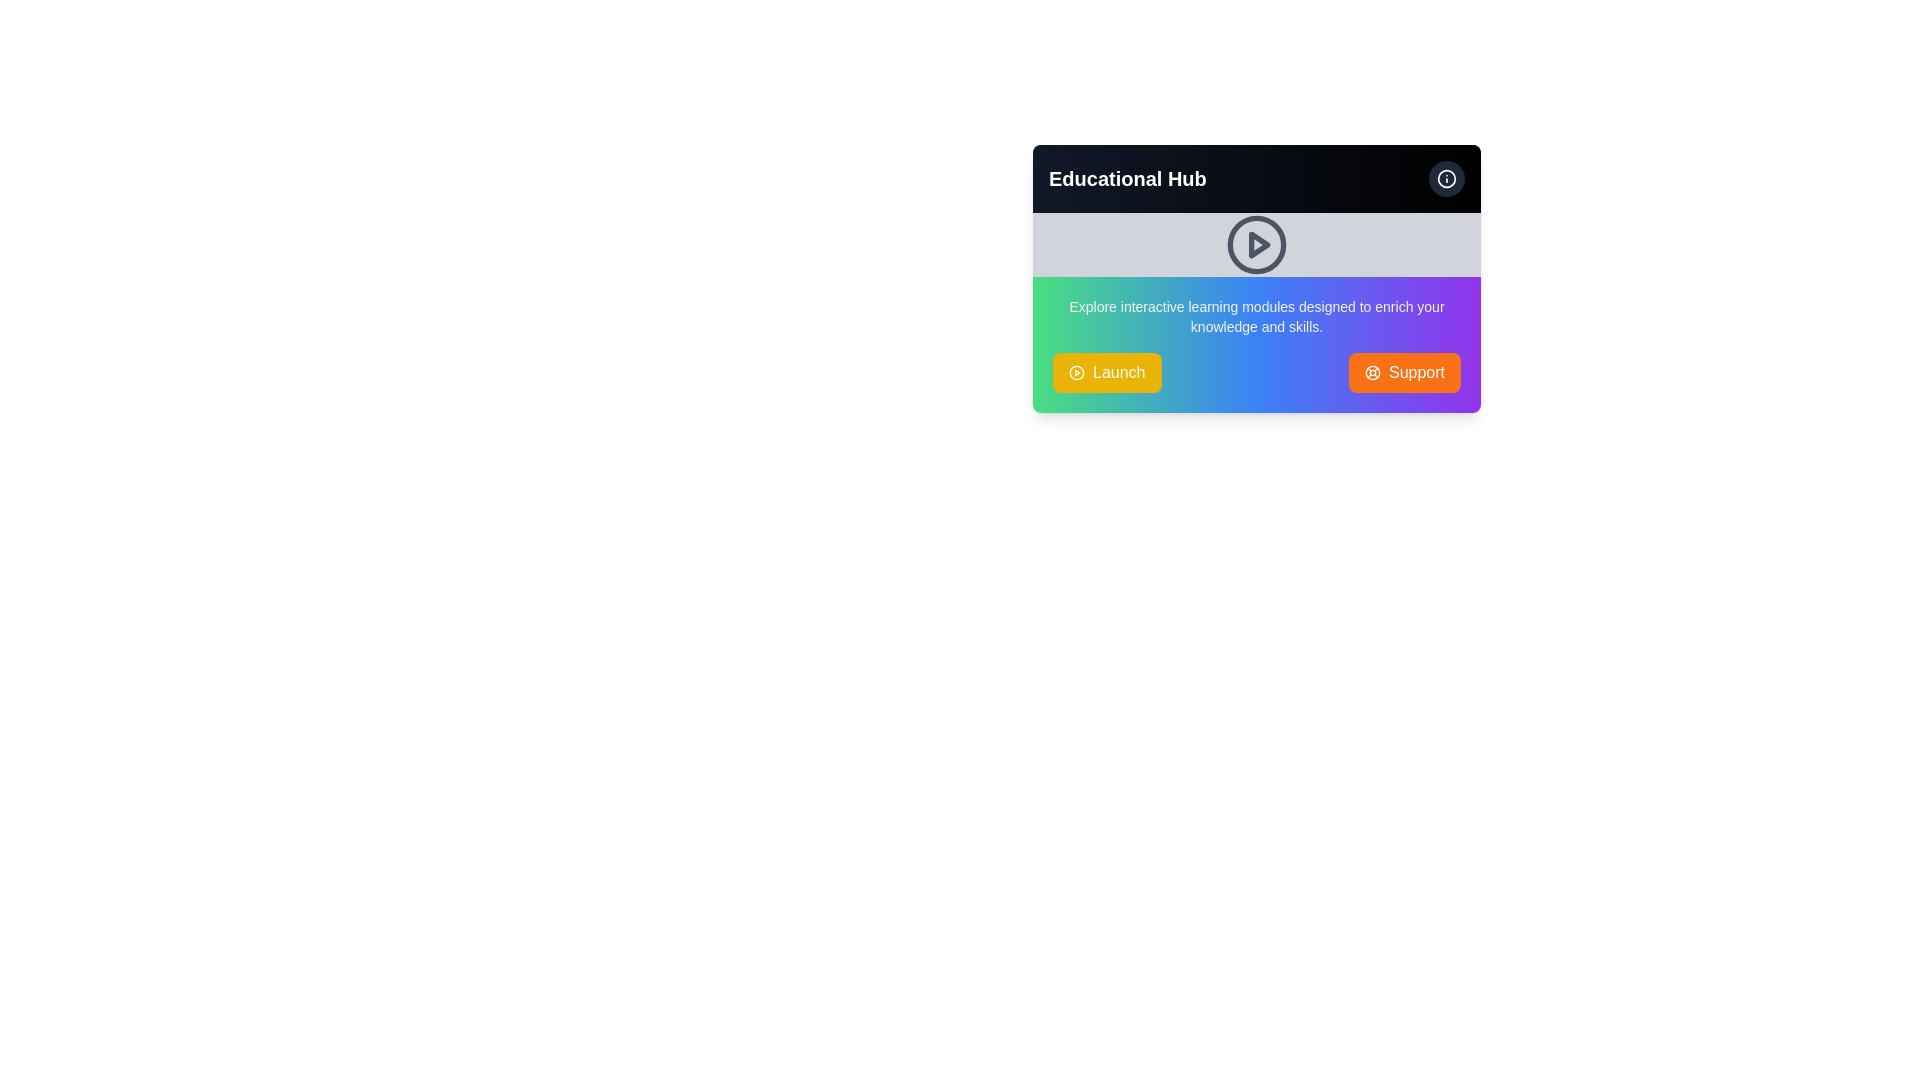 The image size is (1920, 1080). What do you see at coordinates (1256, 278) in the screenshot?
I see `the play icon in the Educational Hub card` at bounding box center [1256, 278].